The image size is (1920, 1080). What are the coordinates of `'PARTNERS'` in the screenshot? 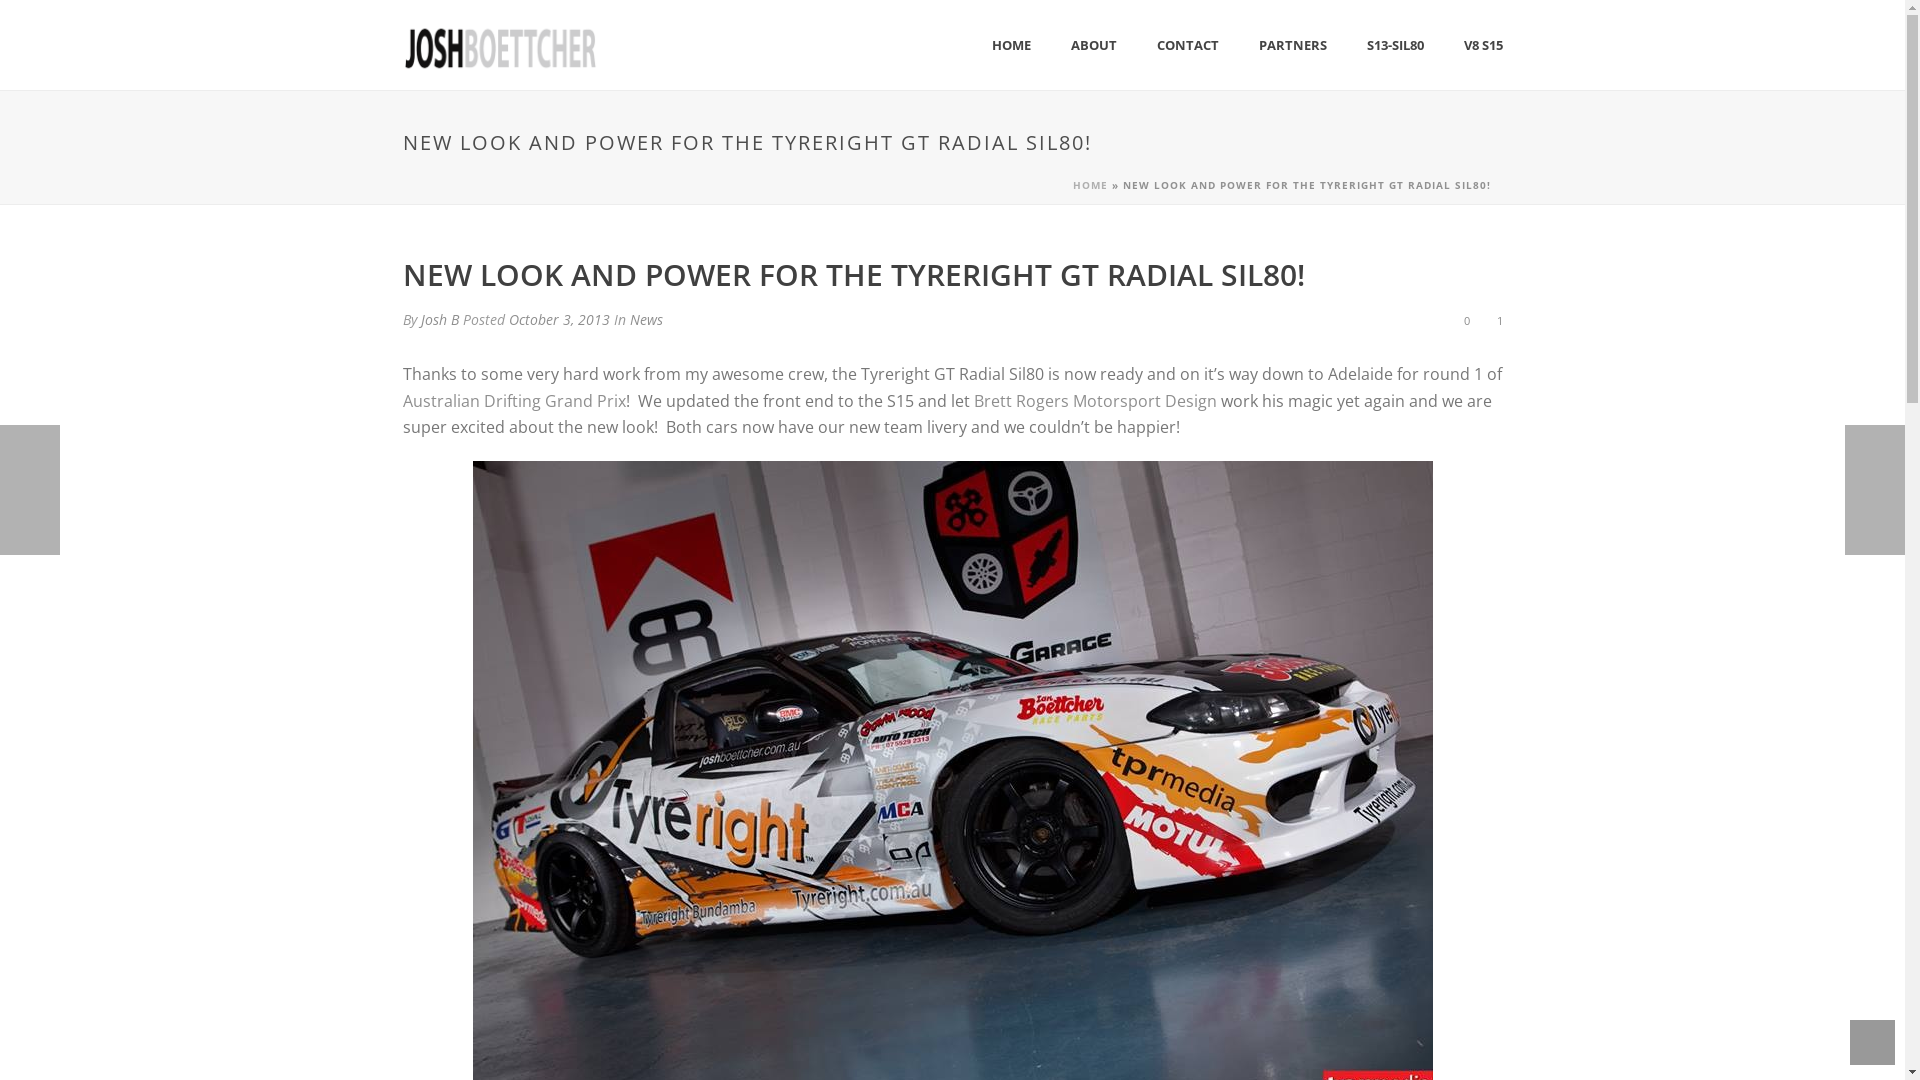 It's located at (1291, 45).